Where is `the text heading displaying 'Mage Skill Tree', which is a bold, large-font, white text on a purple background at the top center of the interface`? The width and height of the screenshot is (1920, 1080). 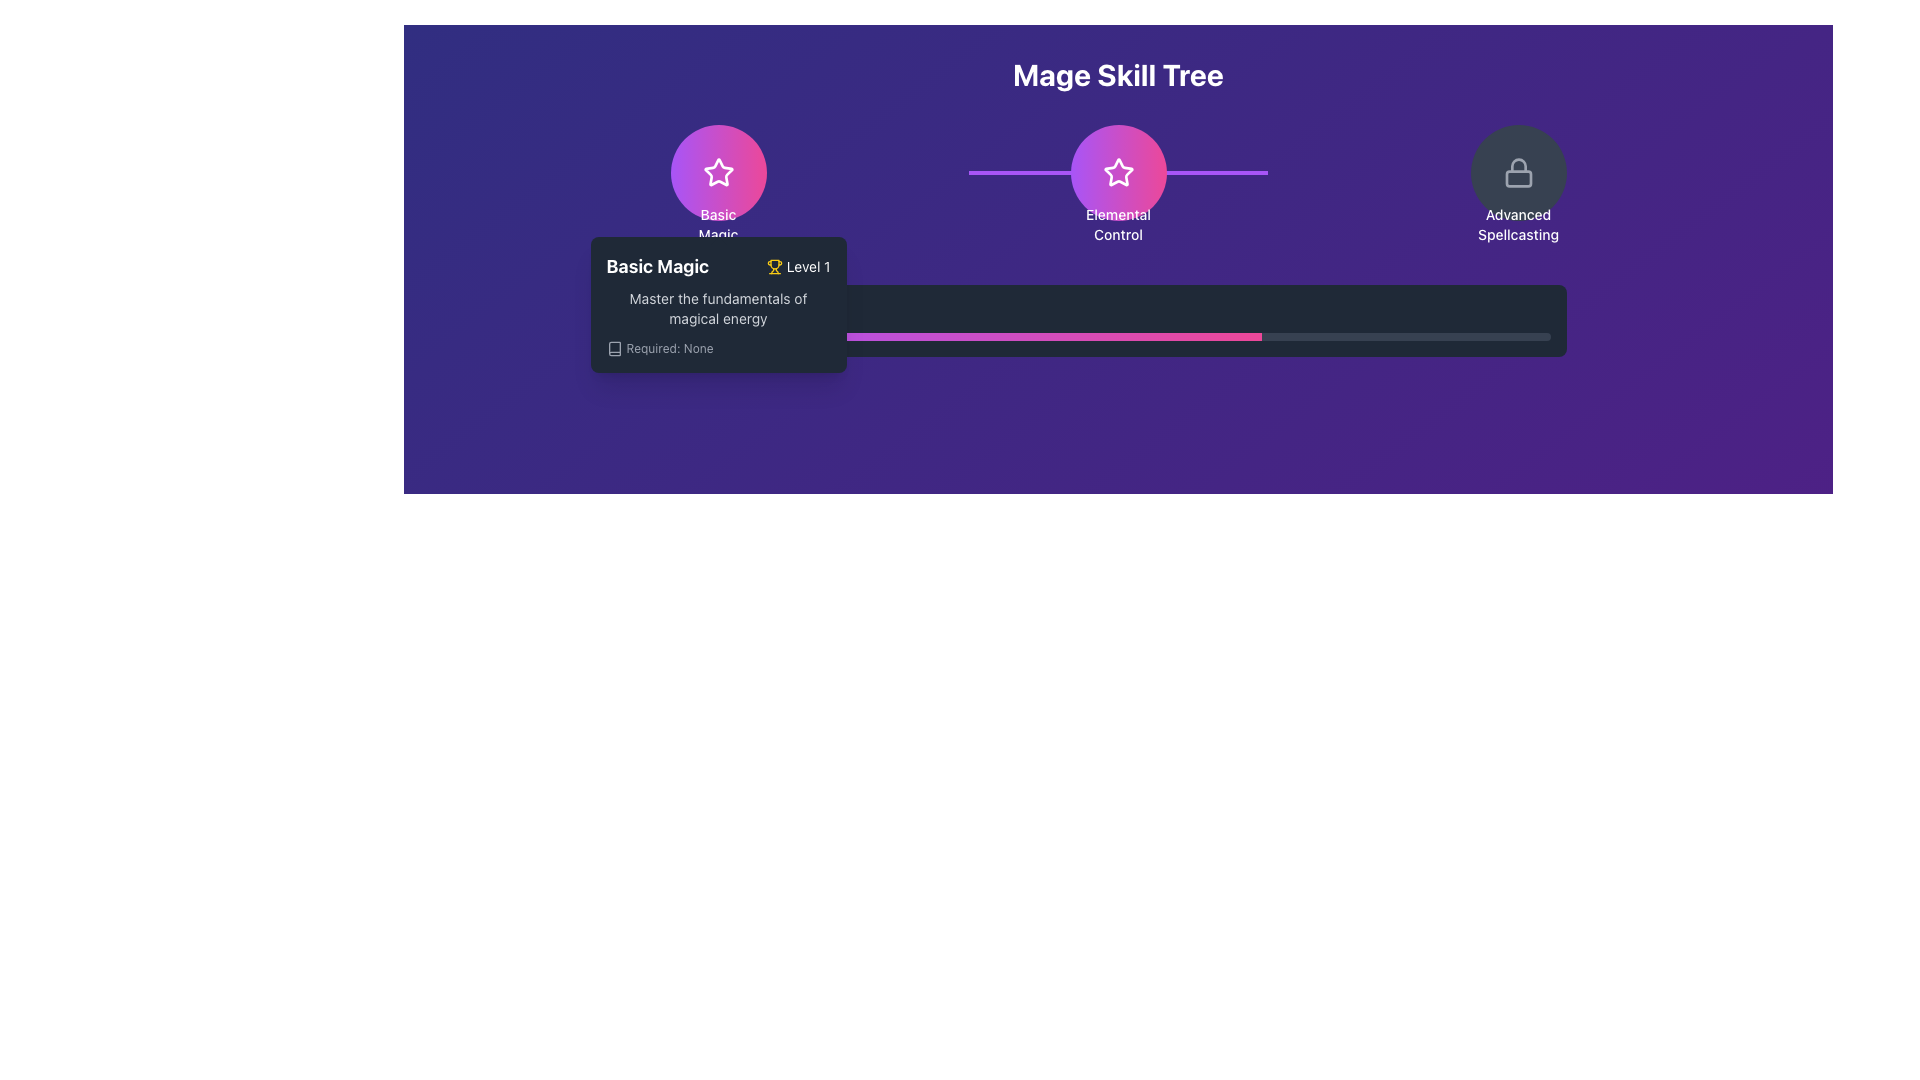 the text heading displaying 'Mage Skill Tree', which is a bold, large-font, white text on a purple background at the top center of the interface is located at coordinates (1117, 73).